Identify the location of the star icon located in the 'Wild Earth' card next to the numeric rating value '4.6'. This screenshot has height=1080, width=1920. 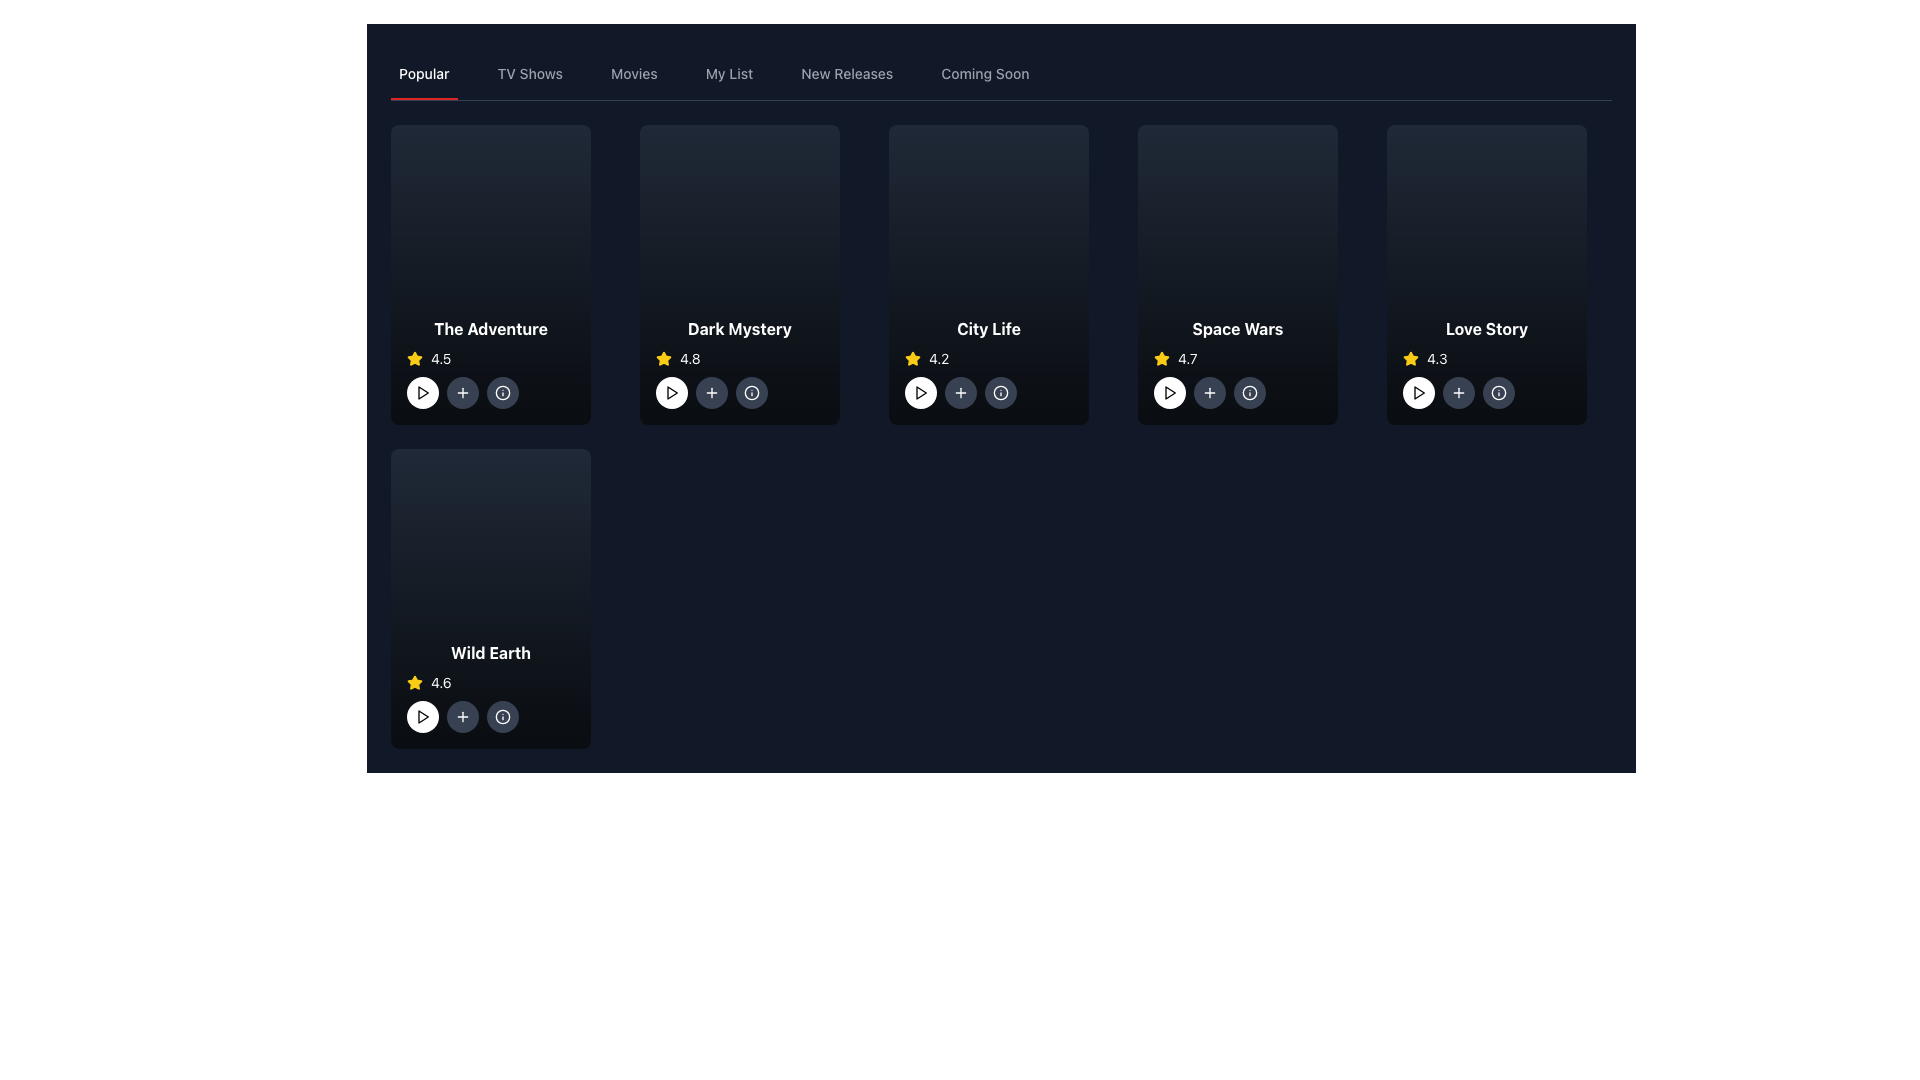
(413, 681).